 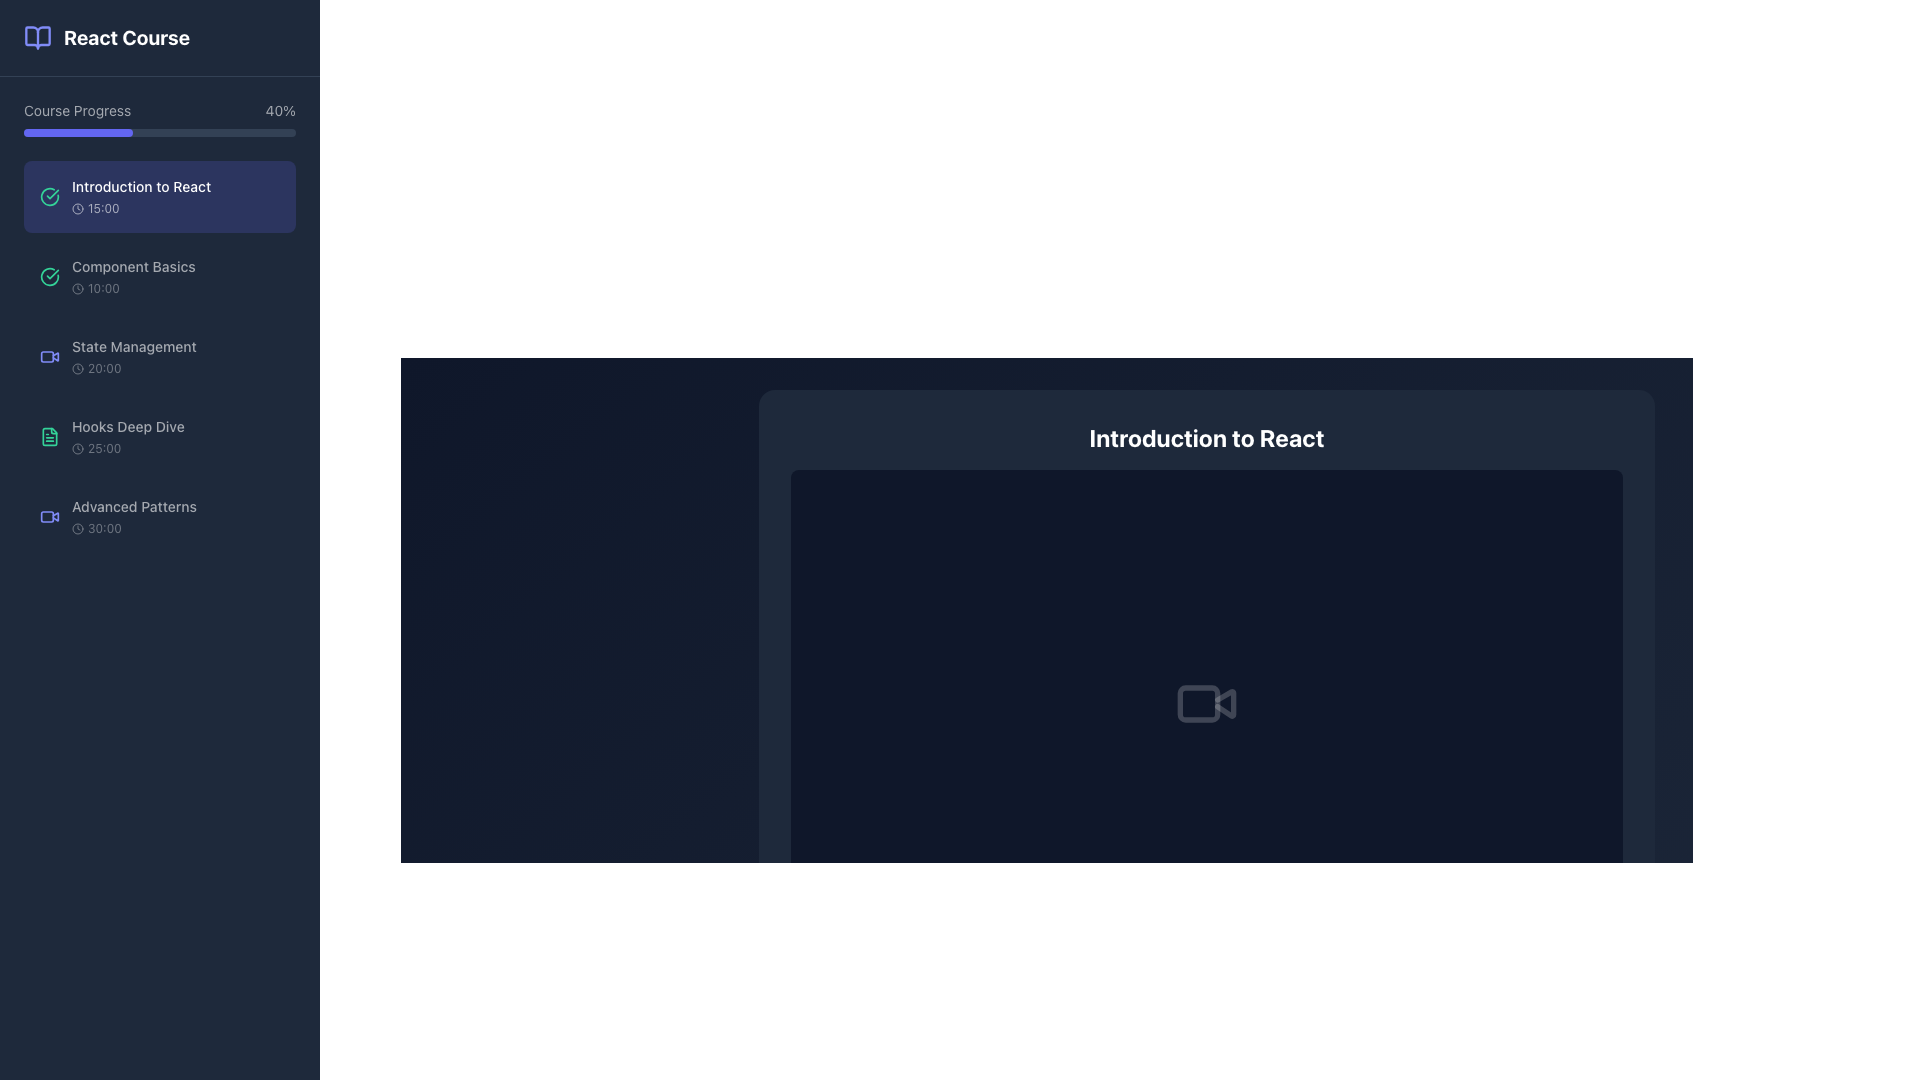 What do you see at coordinates (158, 119) in the screenshot?
I see `progress information displayed on the progress bar that shows 'Course Progress' and '40%' in the sidebar below the title 'React Course'` at bounding box center [158, 119].